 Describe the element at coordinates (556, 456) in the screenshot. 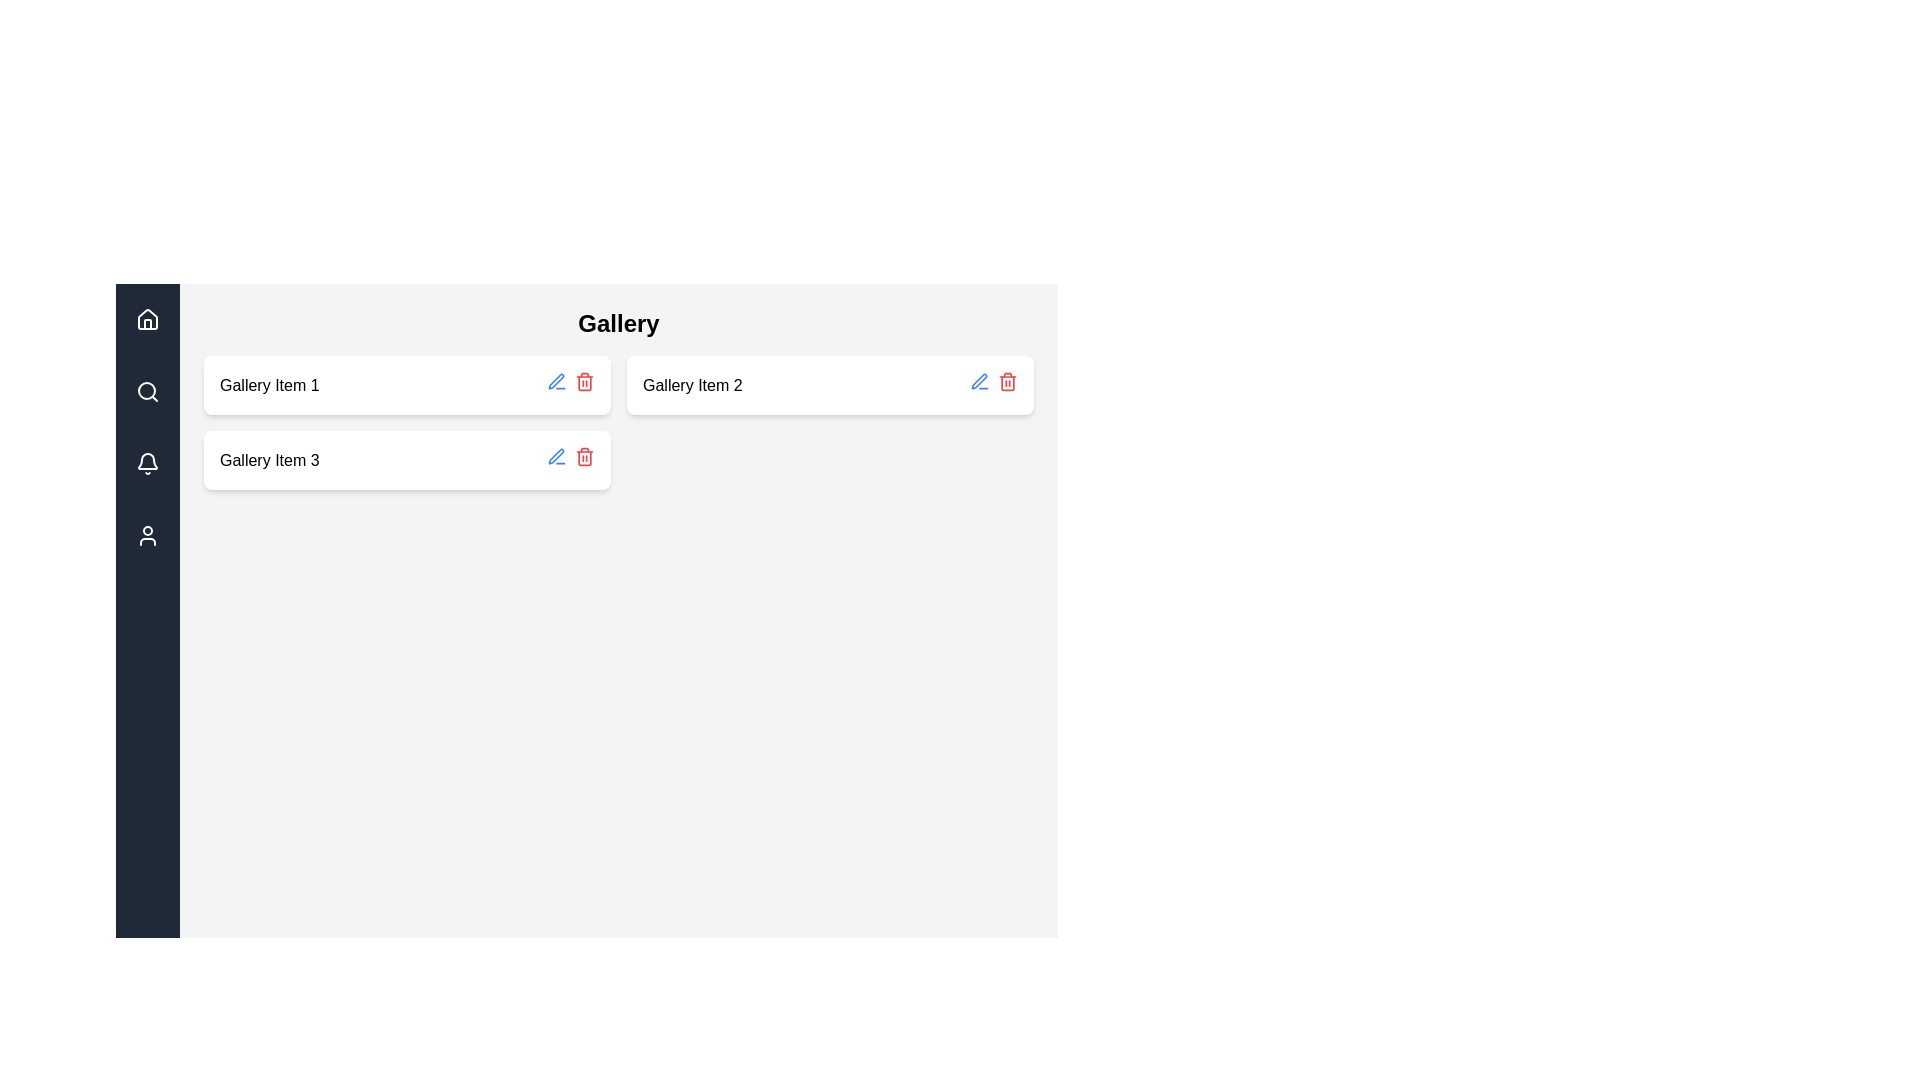

I see `the blue pen icon button located in the top-right corner of the 'Gallery Item 1' card` at that location.